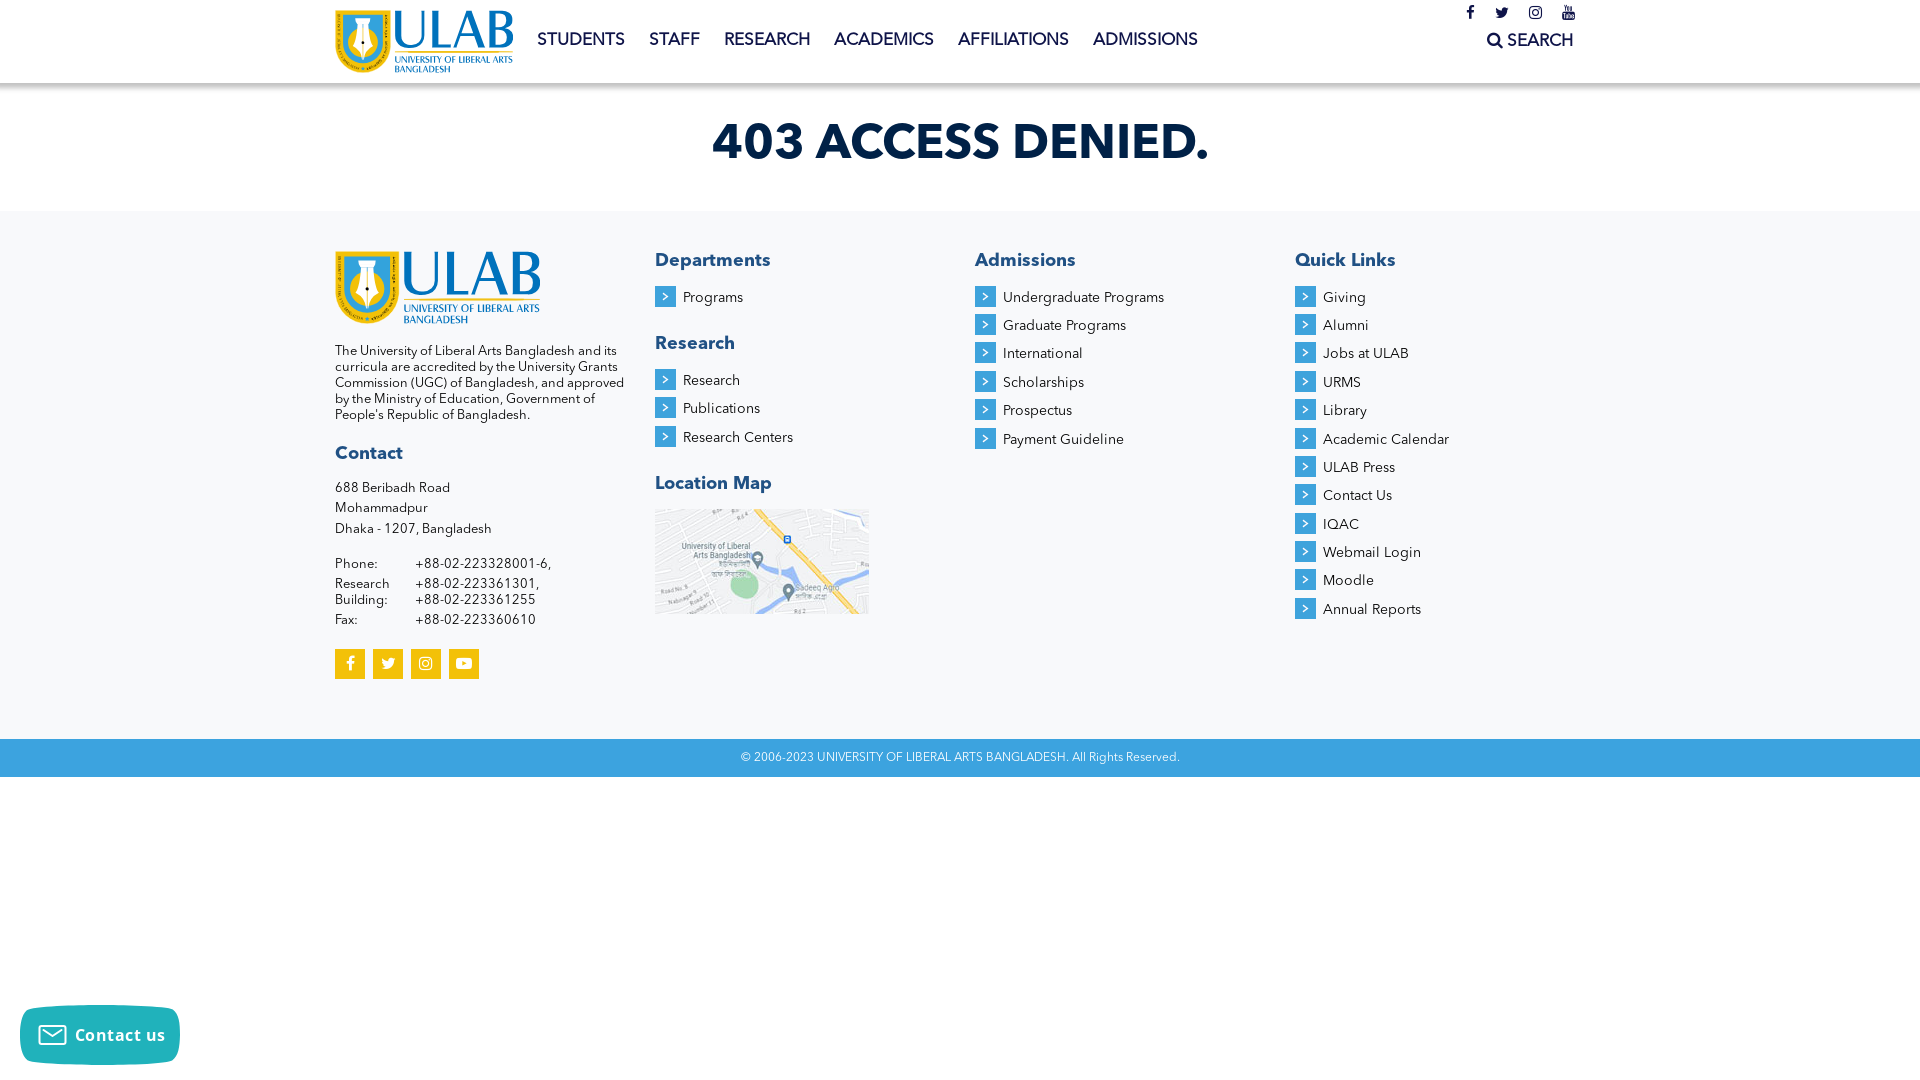 The width and height of the screenshot is (1920, 1080). Describe the element at coordinates (99, 1034) in the screenshot. I see `'Contact us'` at that location.